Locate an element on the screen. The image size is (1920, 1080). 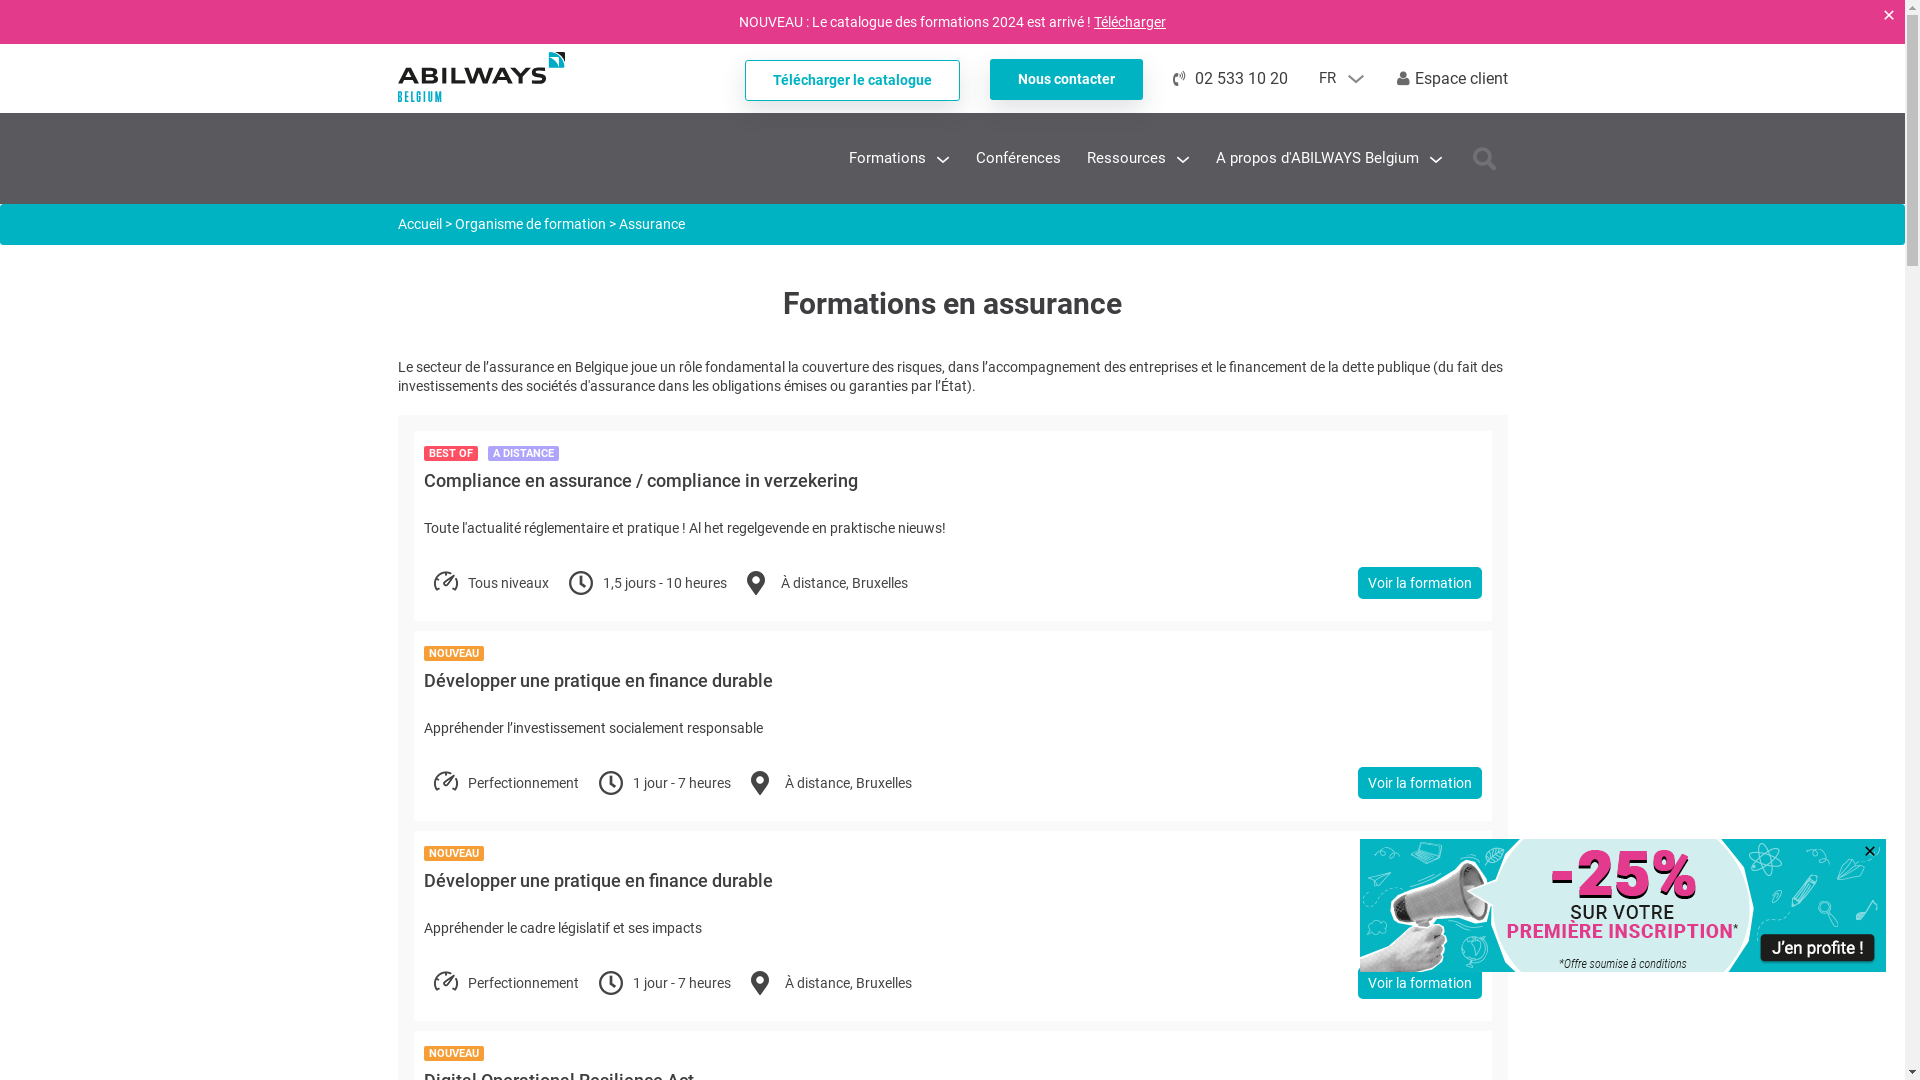
'02 533 10 20' is located at coordinates (1229, 77).